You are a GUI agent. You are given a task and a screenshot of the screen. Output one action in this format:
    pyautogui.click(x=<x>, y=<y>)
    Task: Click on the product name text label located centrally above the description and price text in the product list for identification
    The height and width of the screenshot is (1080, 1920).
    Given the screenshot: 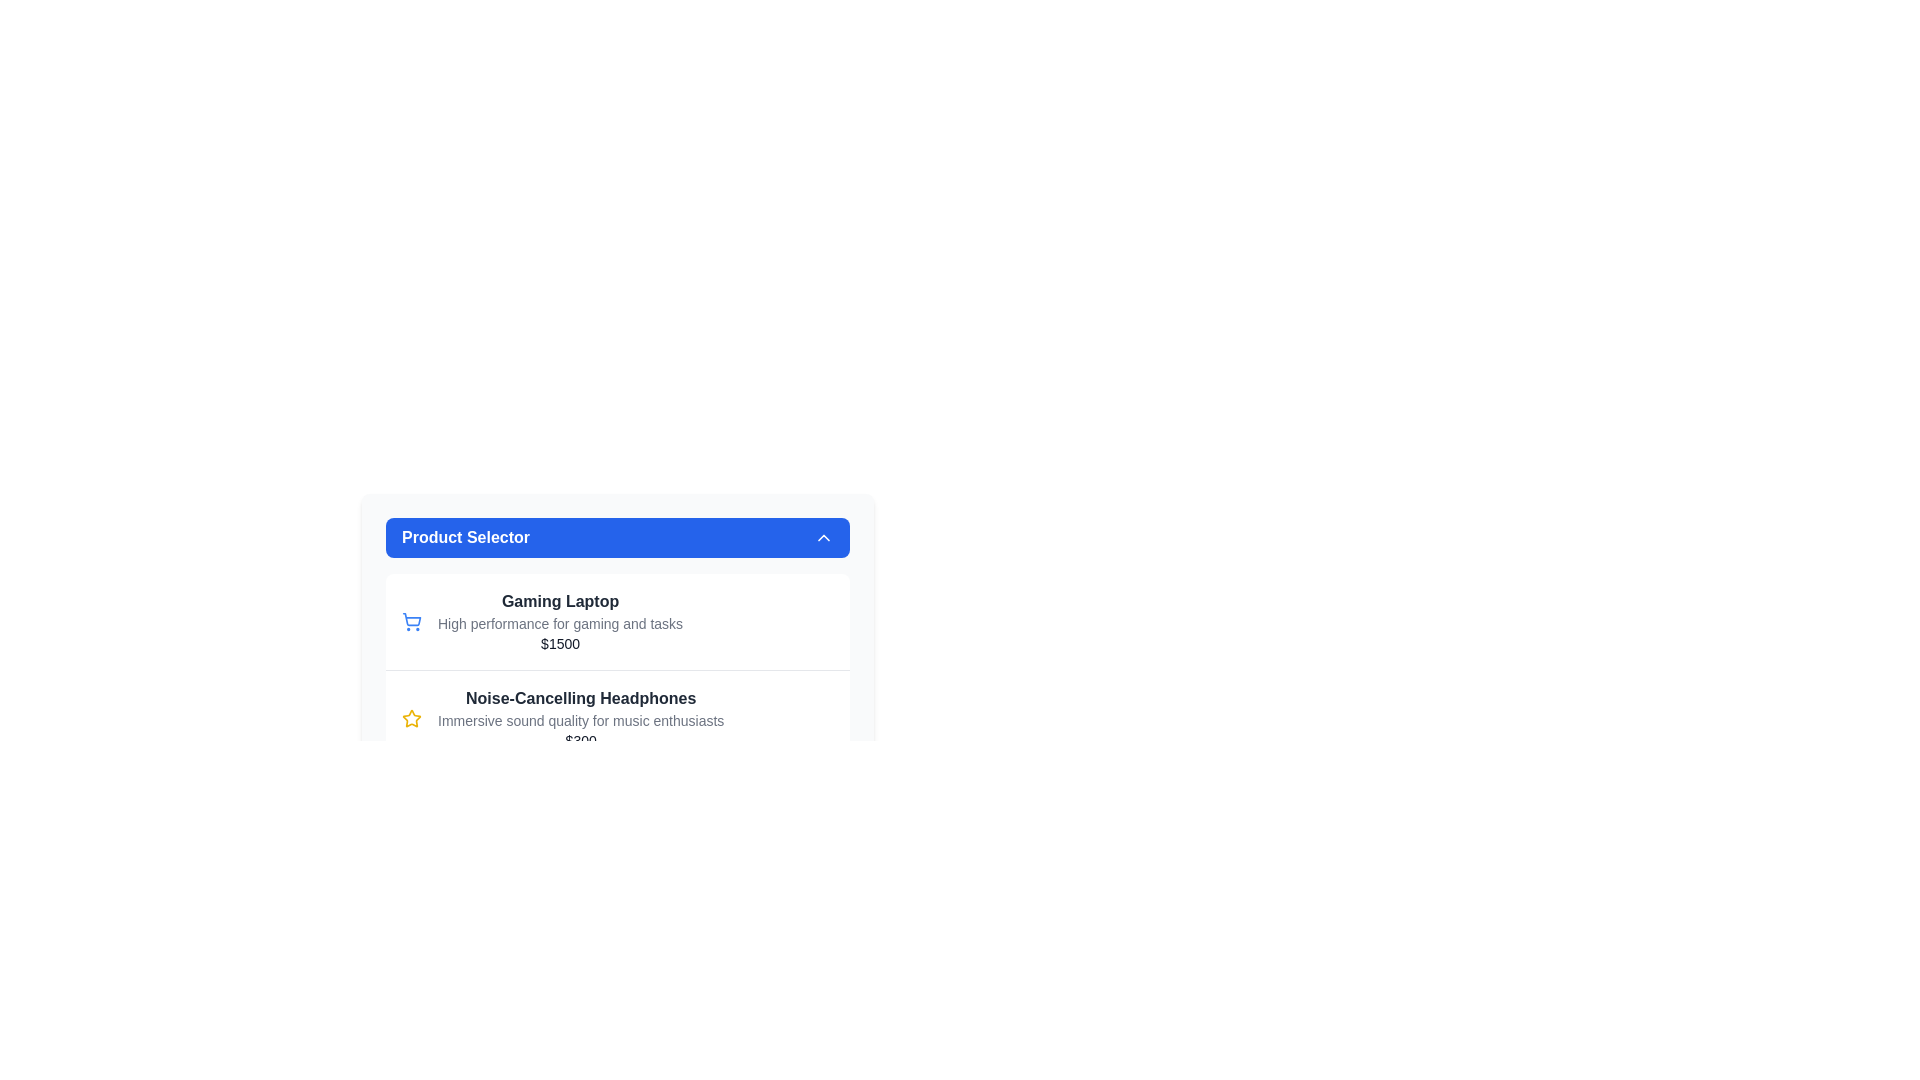 What is the action you would take?
    pyautogui.click(x=560, y=600)
    